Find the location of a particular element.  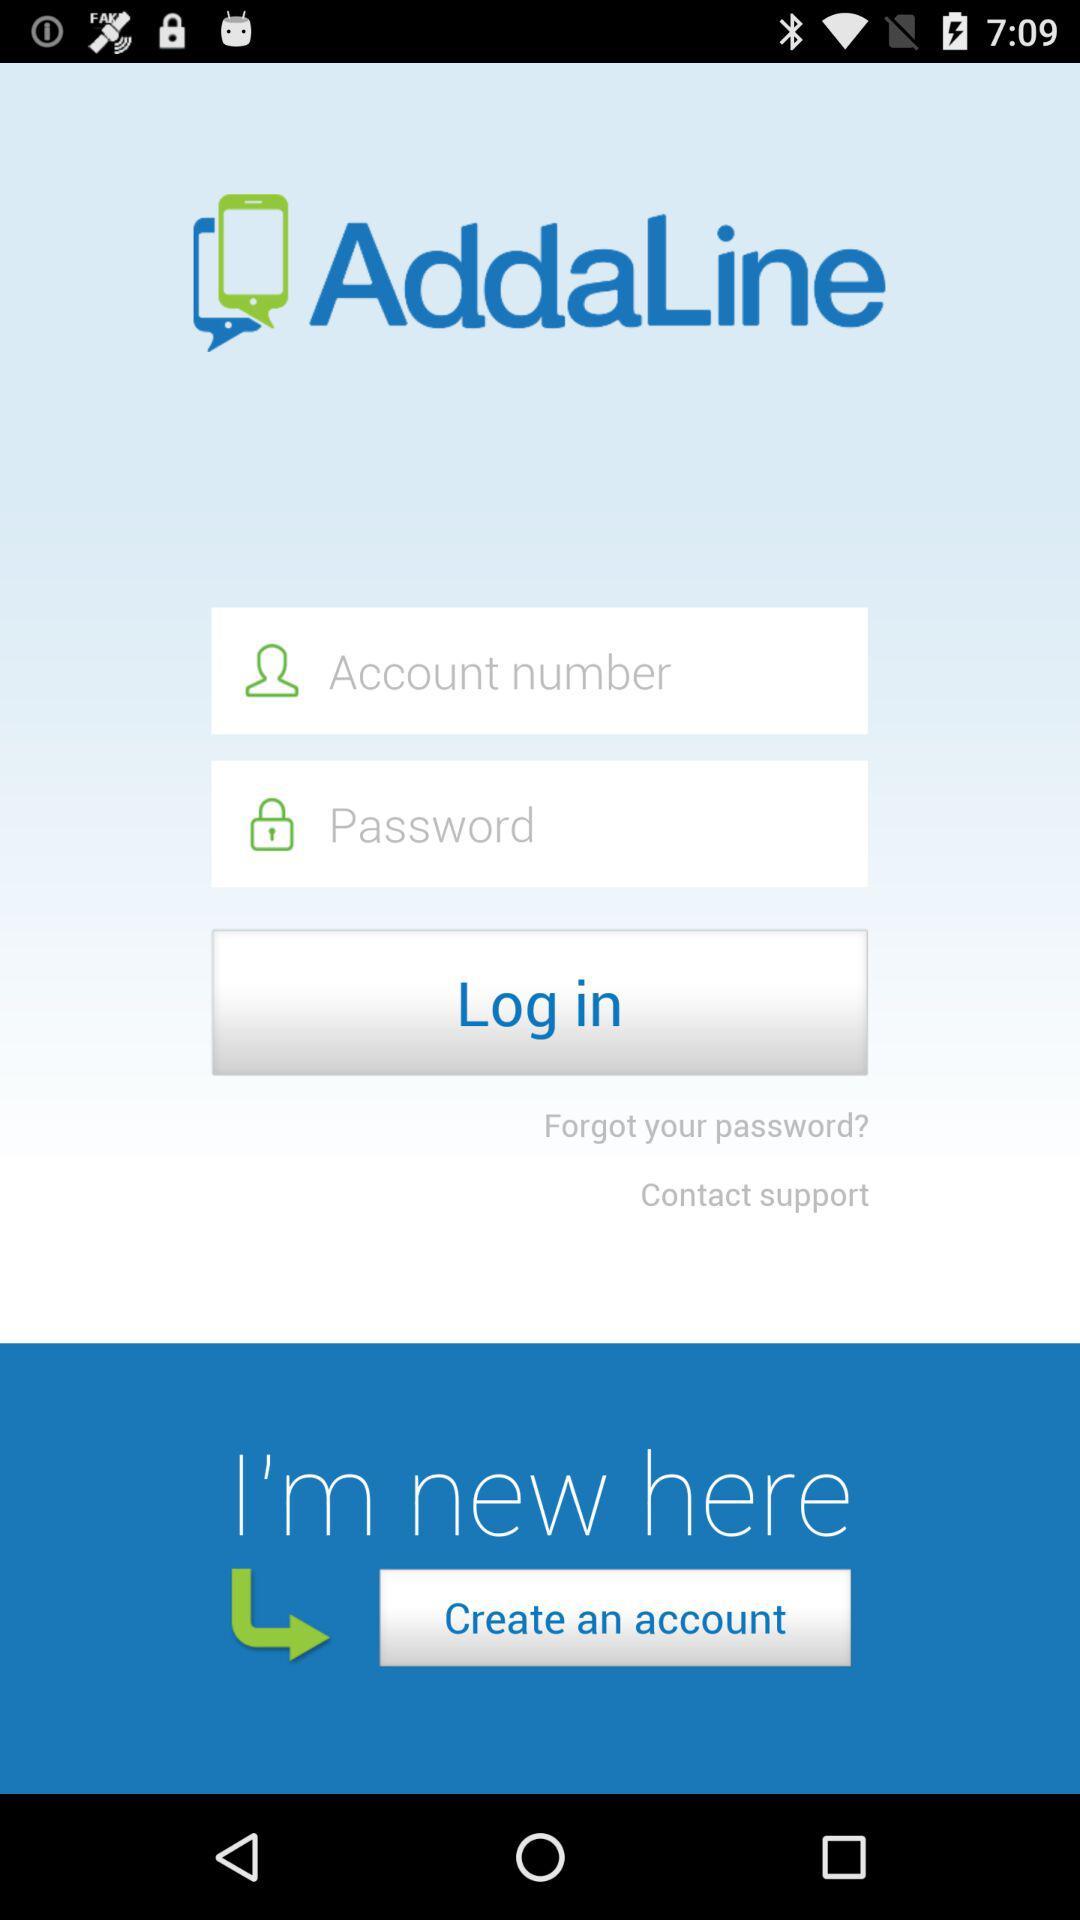

contact support item is located at coordinates (754, 1193).